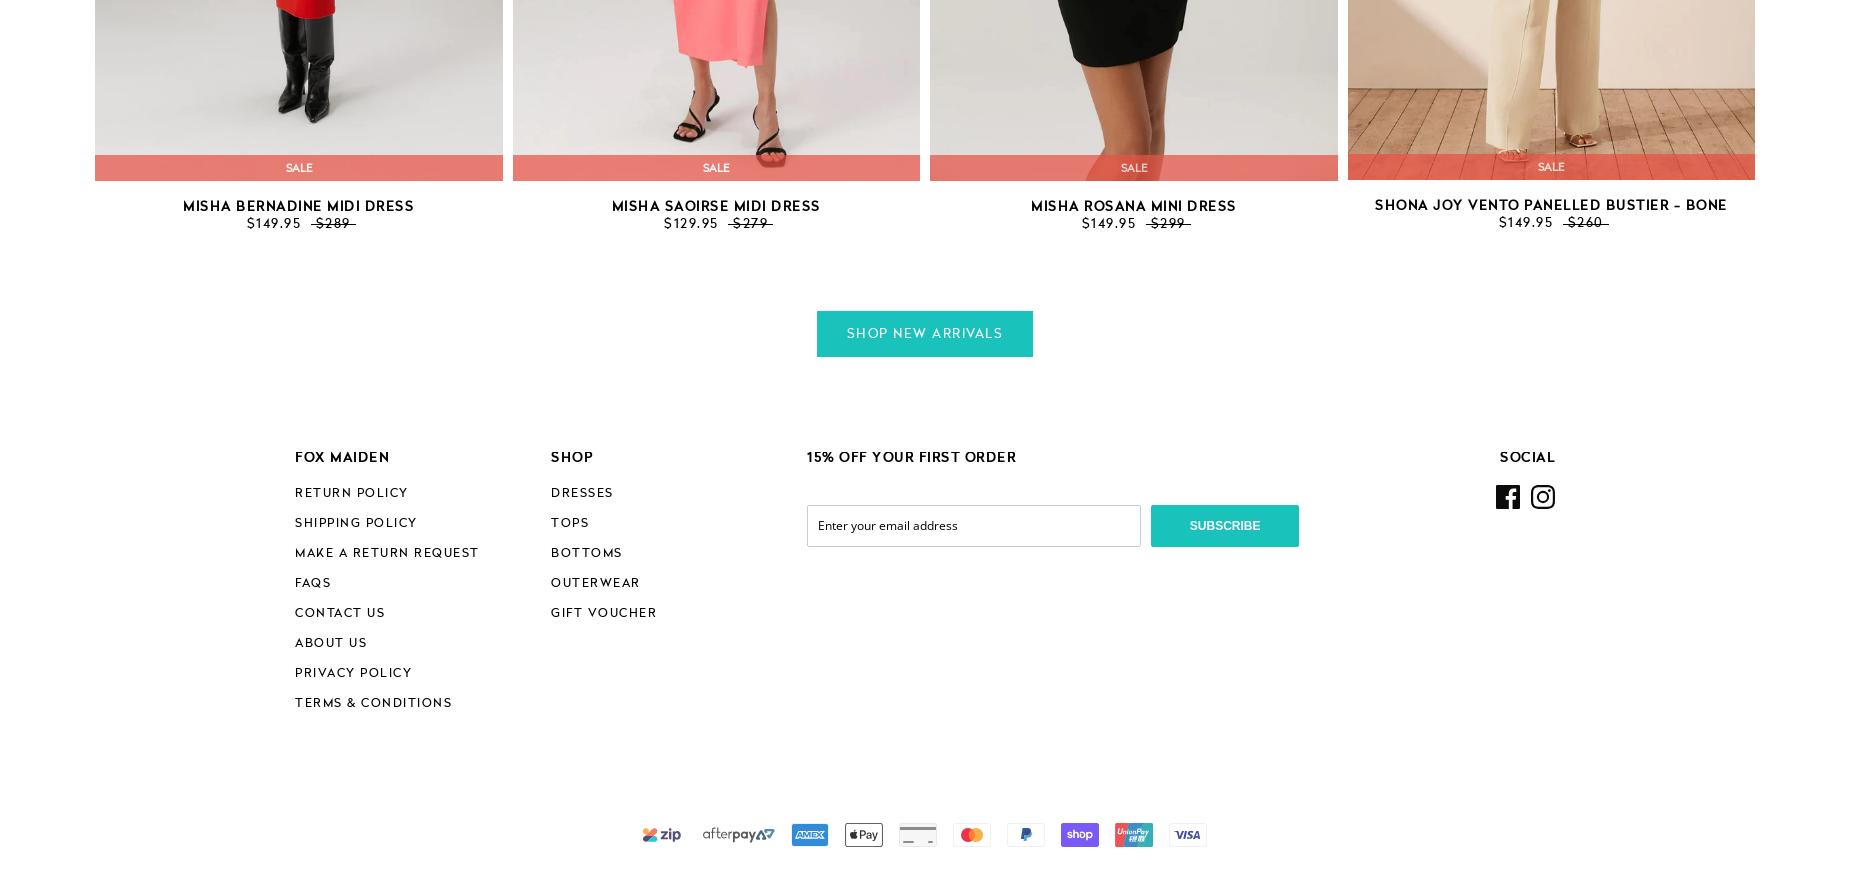 This screenshot has width=1850, height=890. I want to click on 'MISHA ROSANA MINI DRESS', so click(1132, 206).